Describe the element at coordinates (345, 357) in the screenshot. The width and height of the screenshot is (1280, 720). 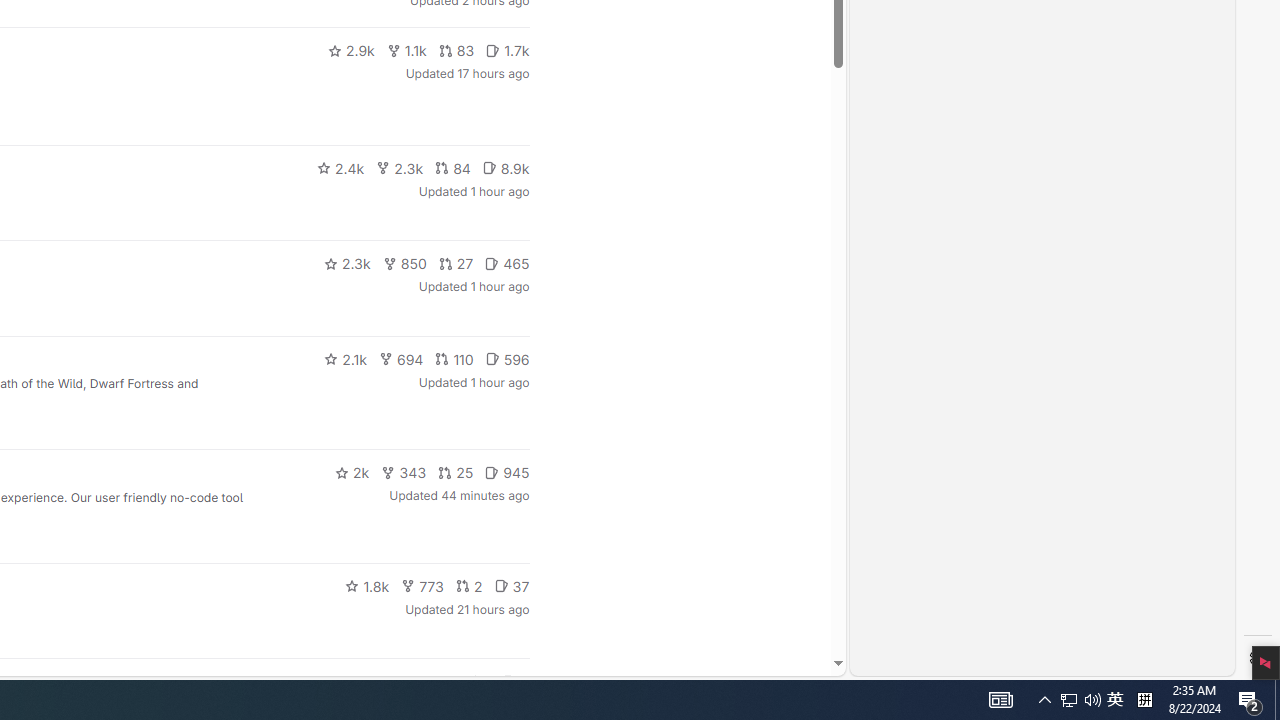
I see `'2.1k'` at that location.